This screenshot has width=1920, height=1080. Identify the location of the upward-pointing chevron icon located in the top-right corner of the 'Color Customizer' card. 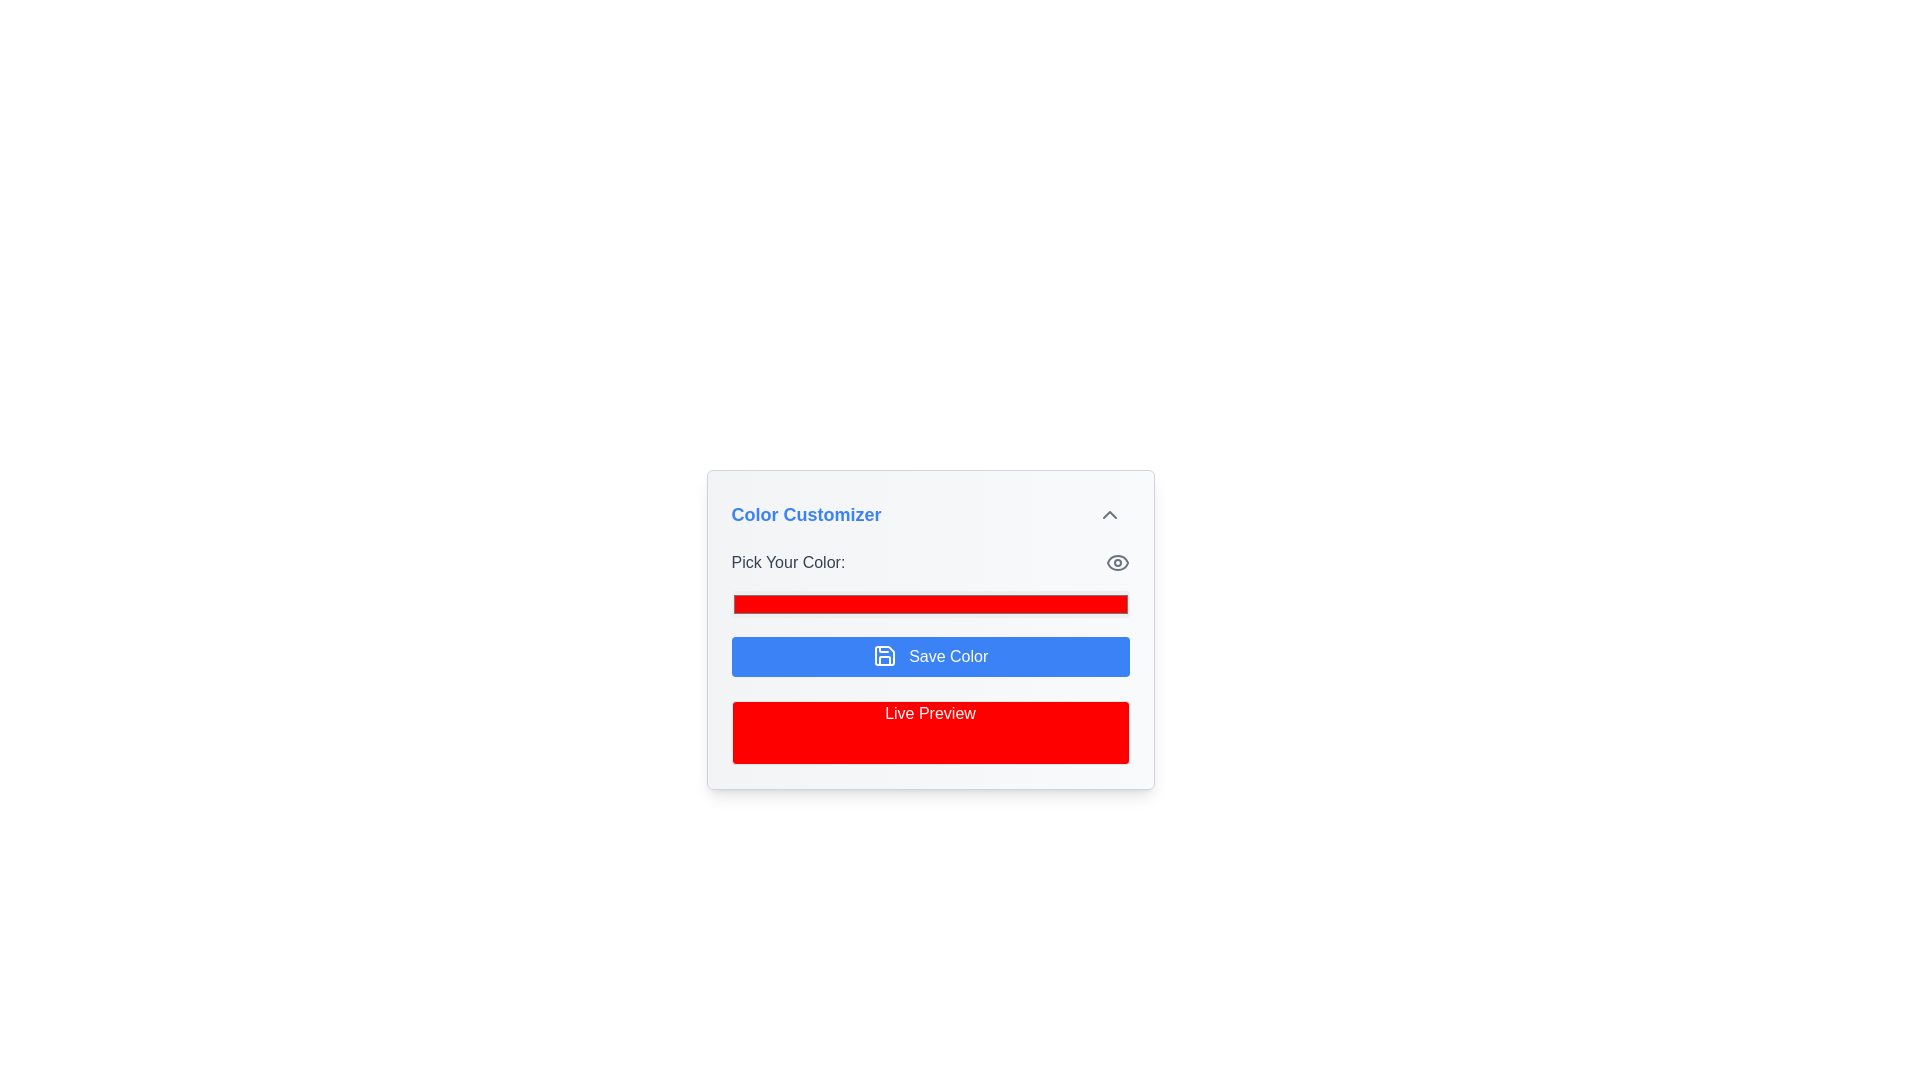
(1108, 514).